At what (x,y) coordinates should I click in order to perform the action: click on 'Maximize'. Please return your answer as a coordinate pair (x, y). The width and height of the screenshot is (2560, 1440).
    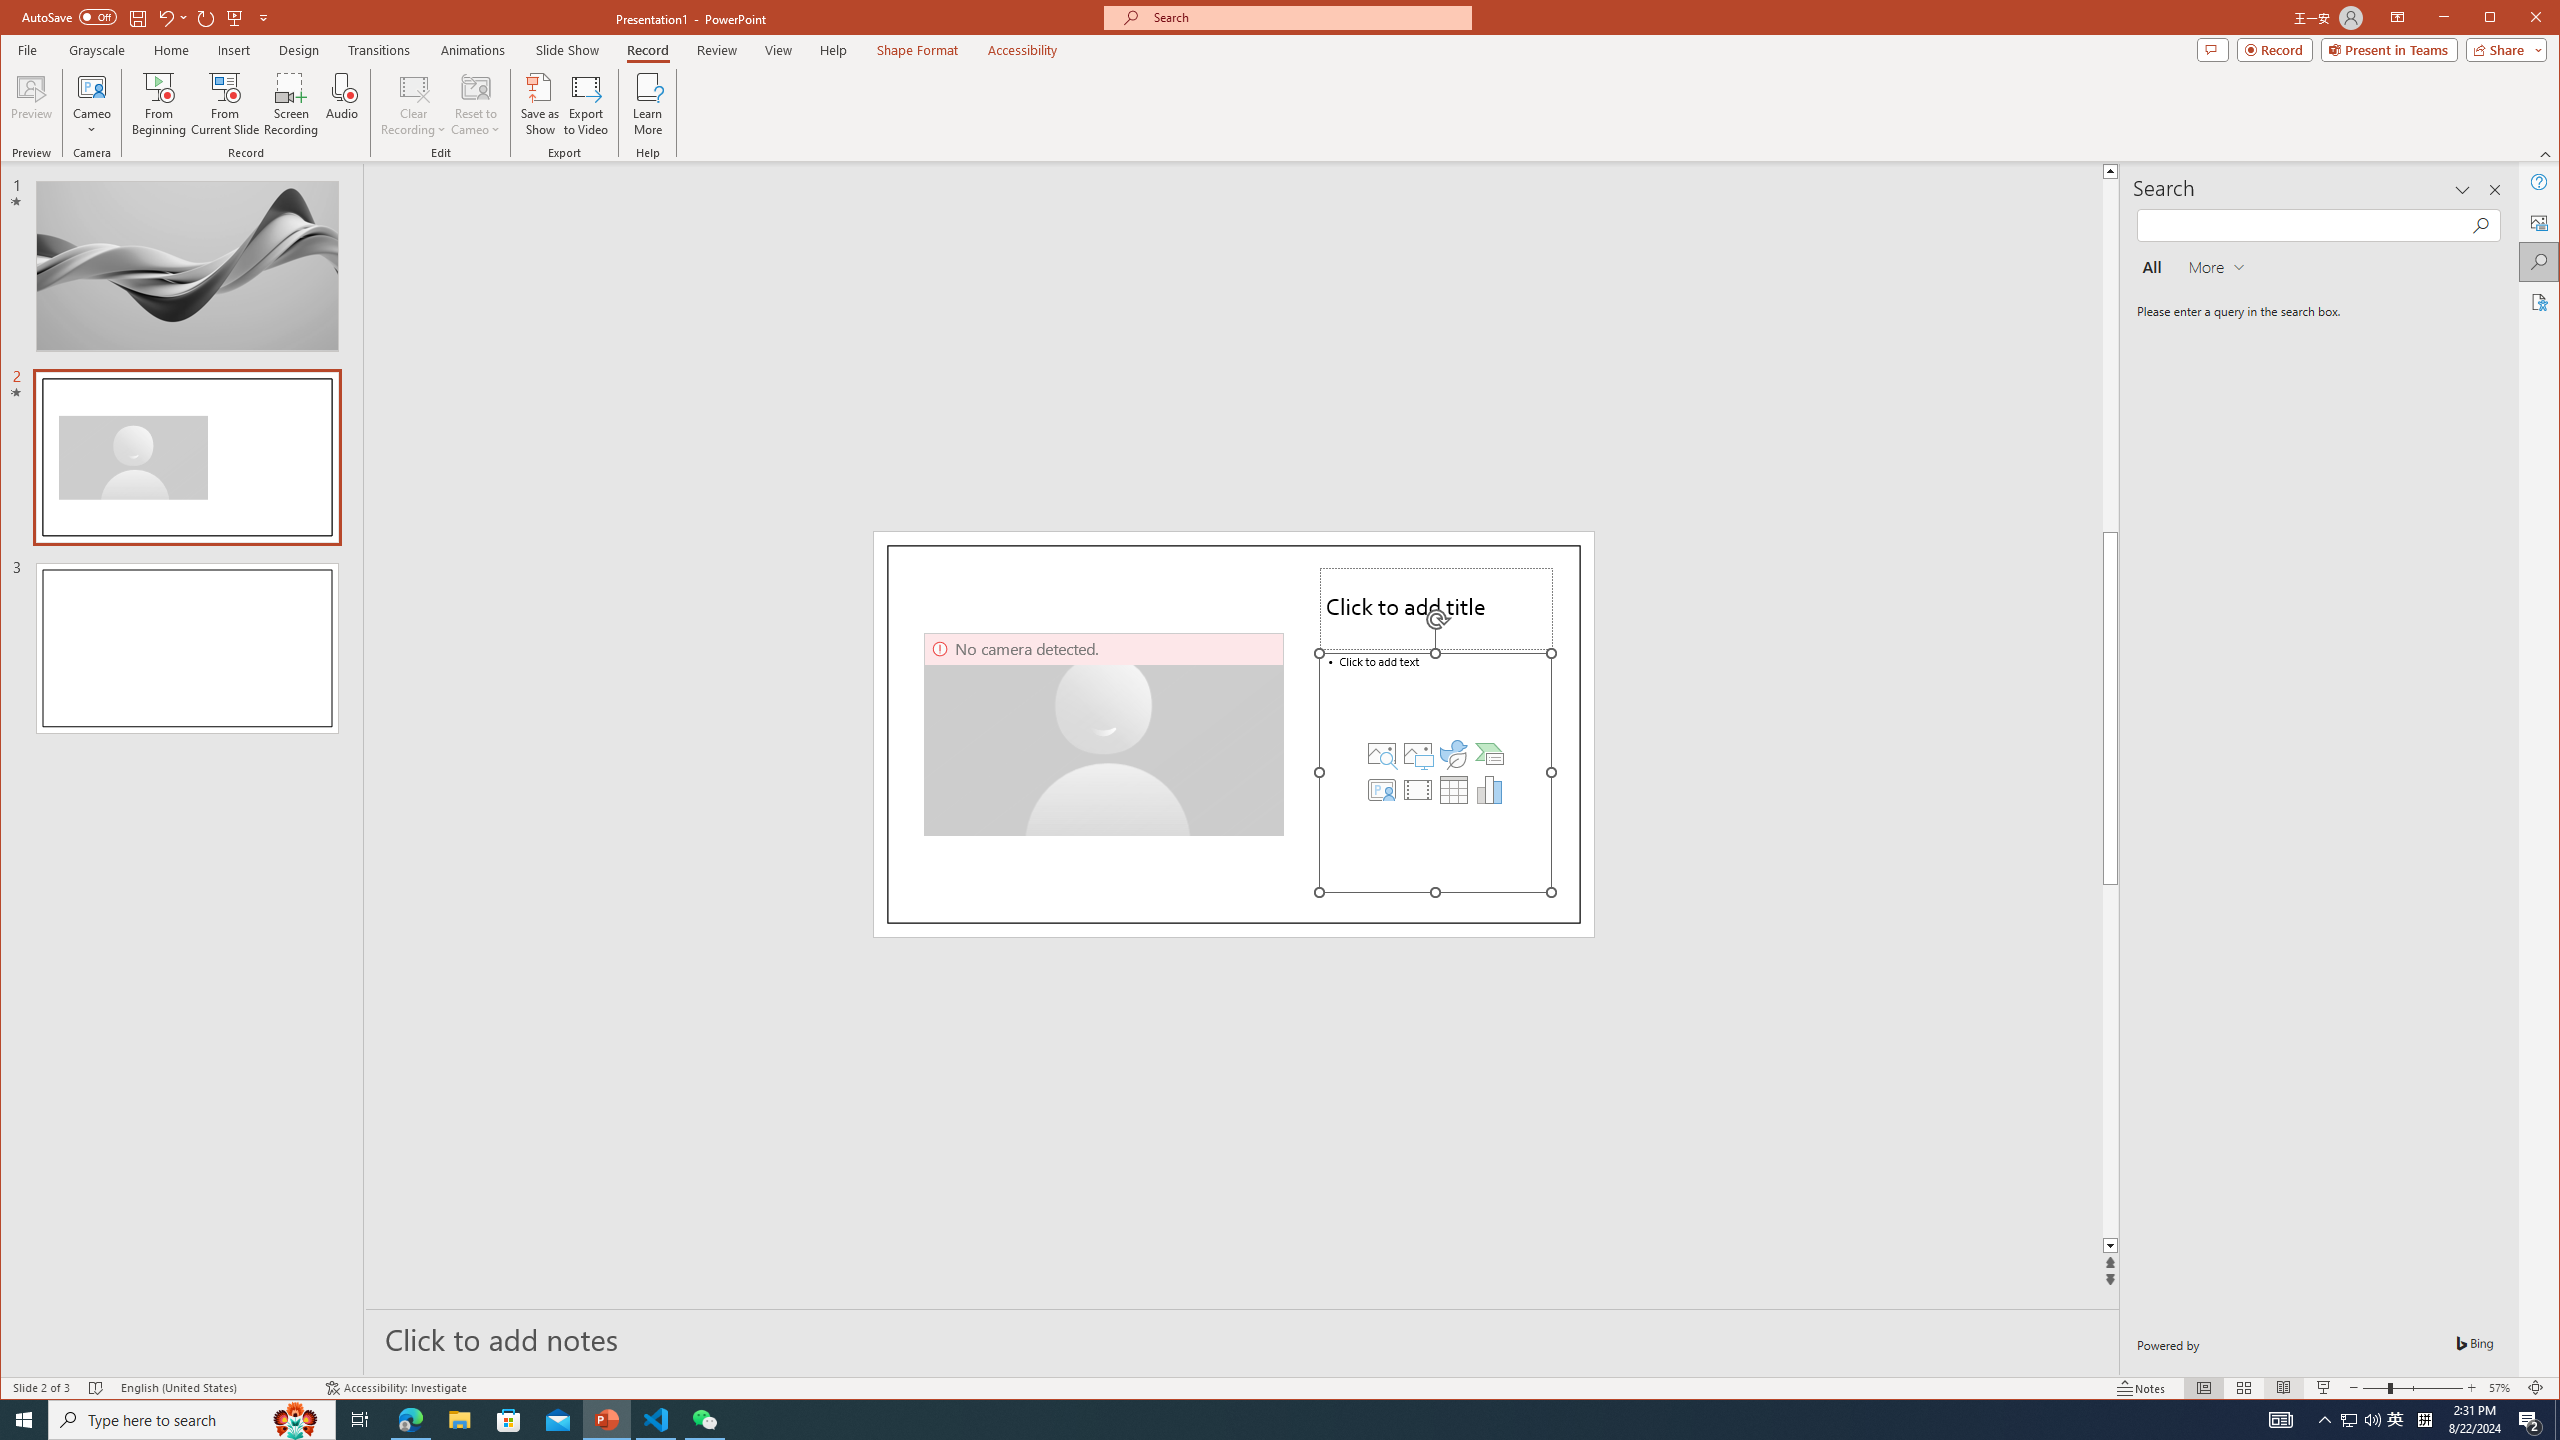
    Looking at the image, I should click on (2519, 19).